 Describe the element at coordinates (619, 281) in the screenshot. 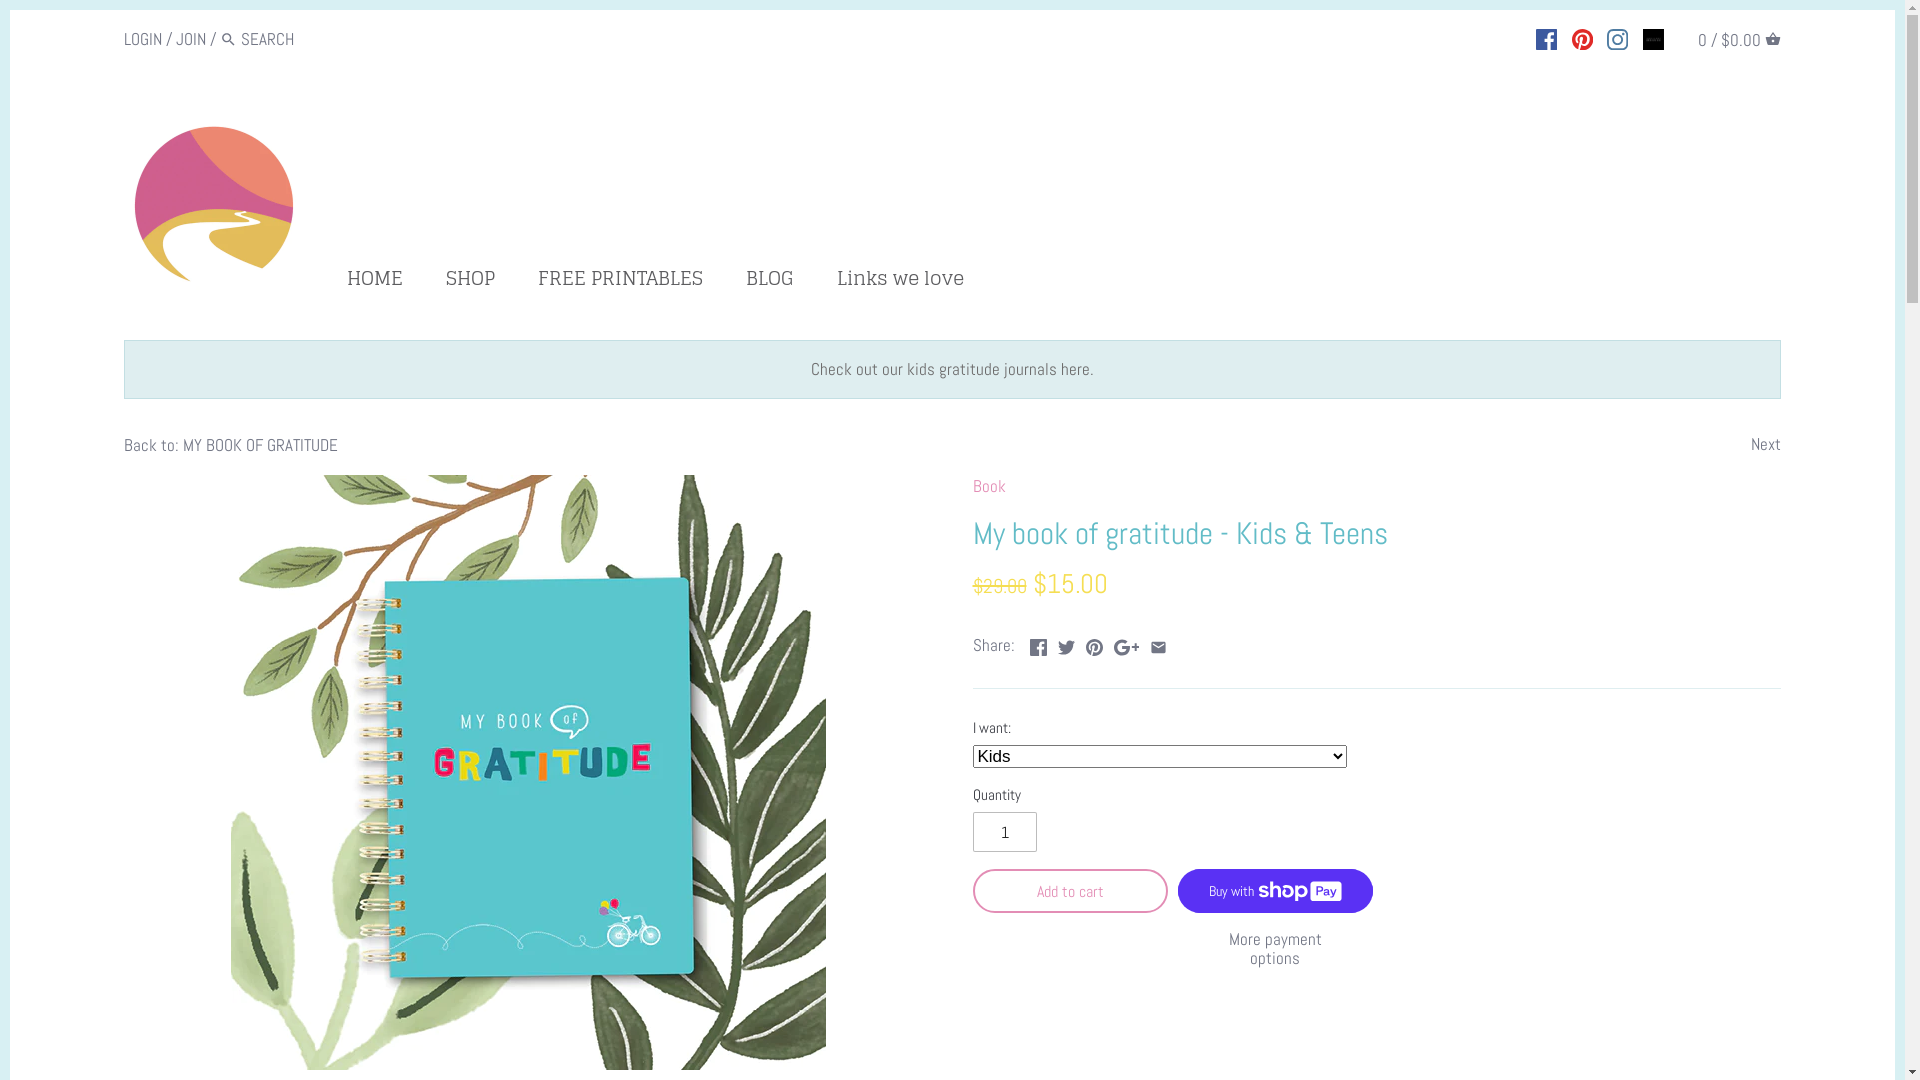

I see `'FREE PRINTABLES'` at that location.